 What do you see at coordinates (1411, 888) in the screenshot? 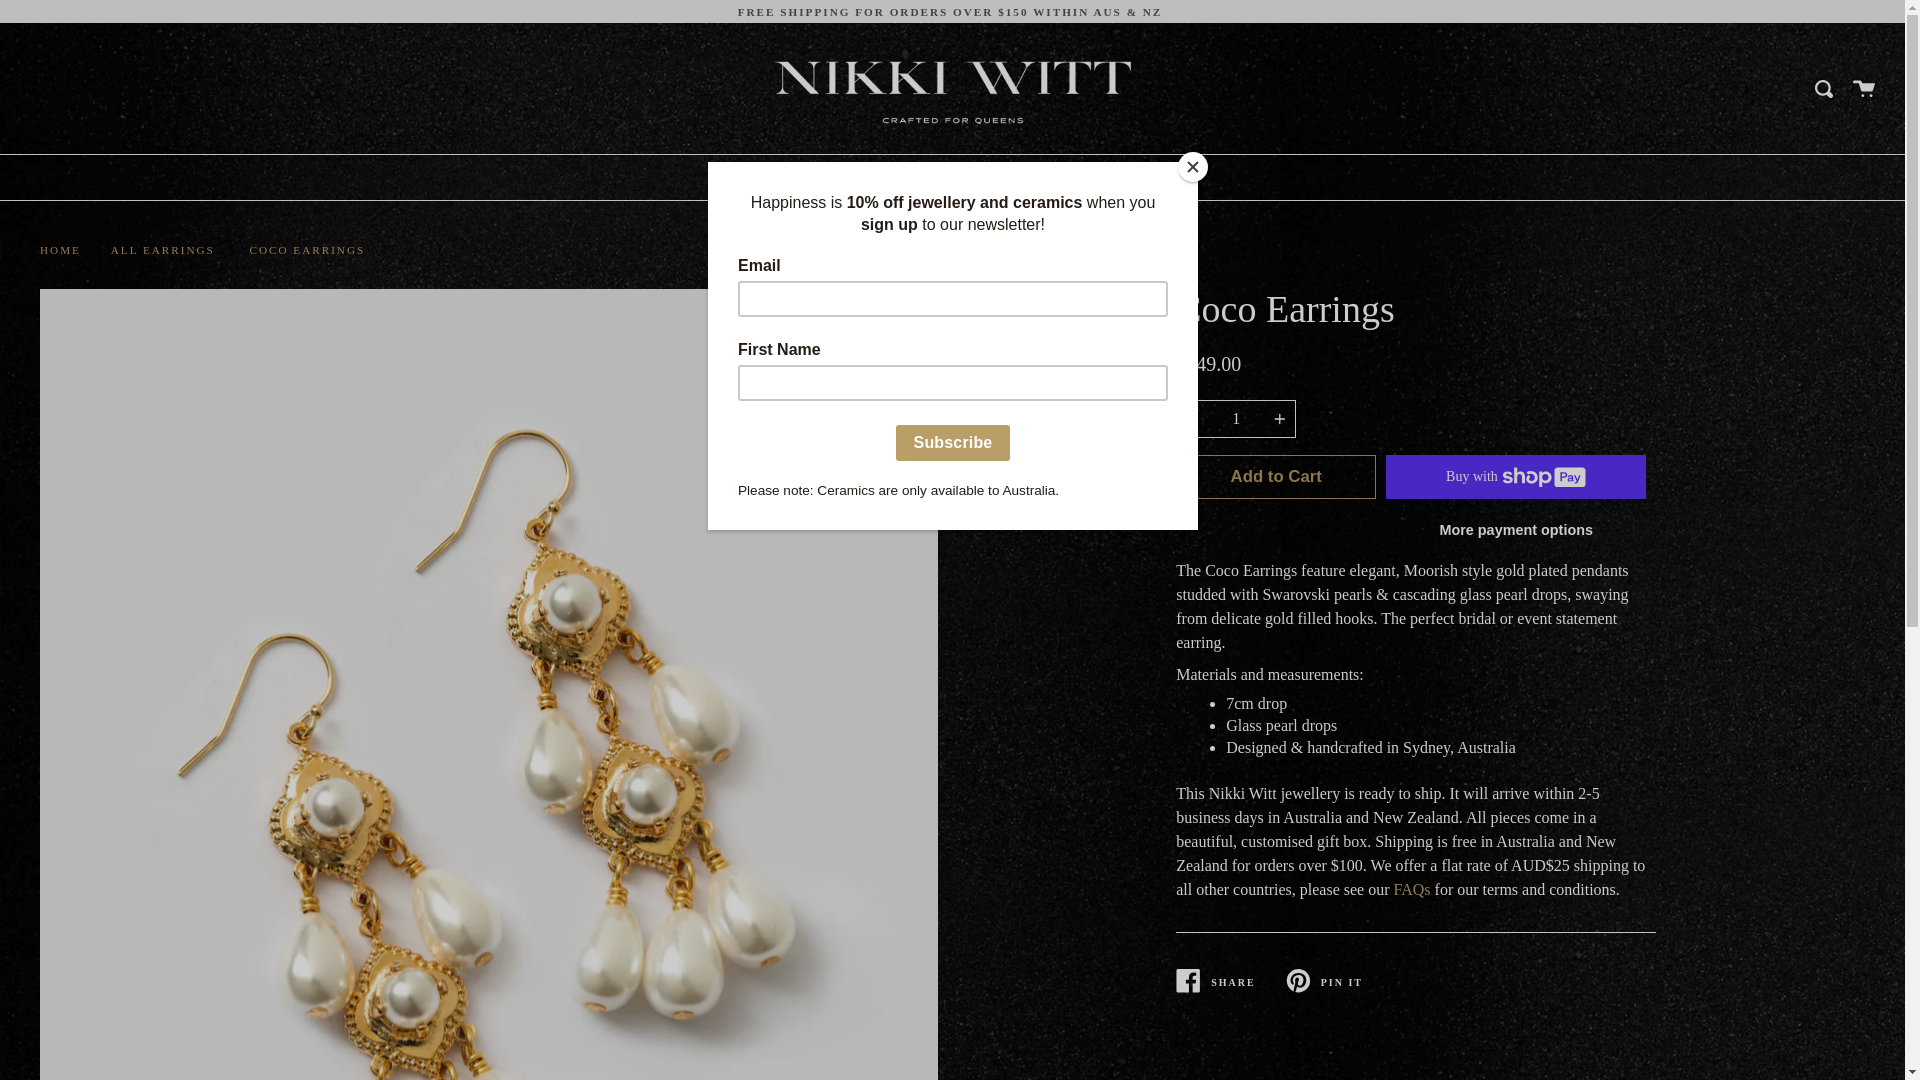
I see `'FAQs'` at bounding box center [1411, 888].